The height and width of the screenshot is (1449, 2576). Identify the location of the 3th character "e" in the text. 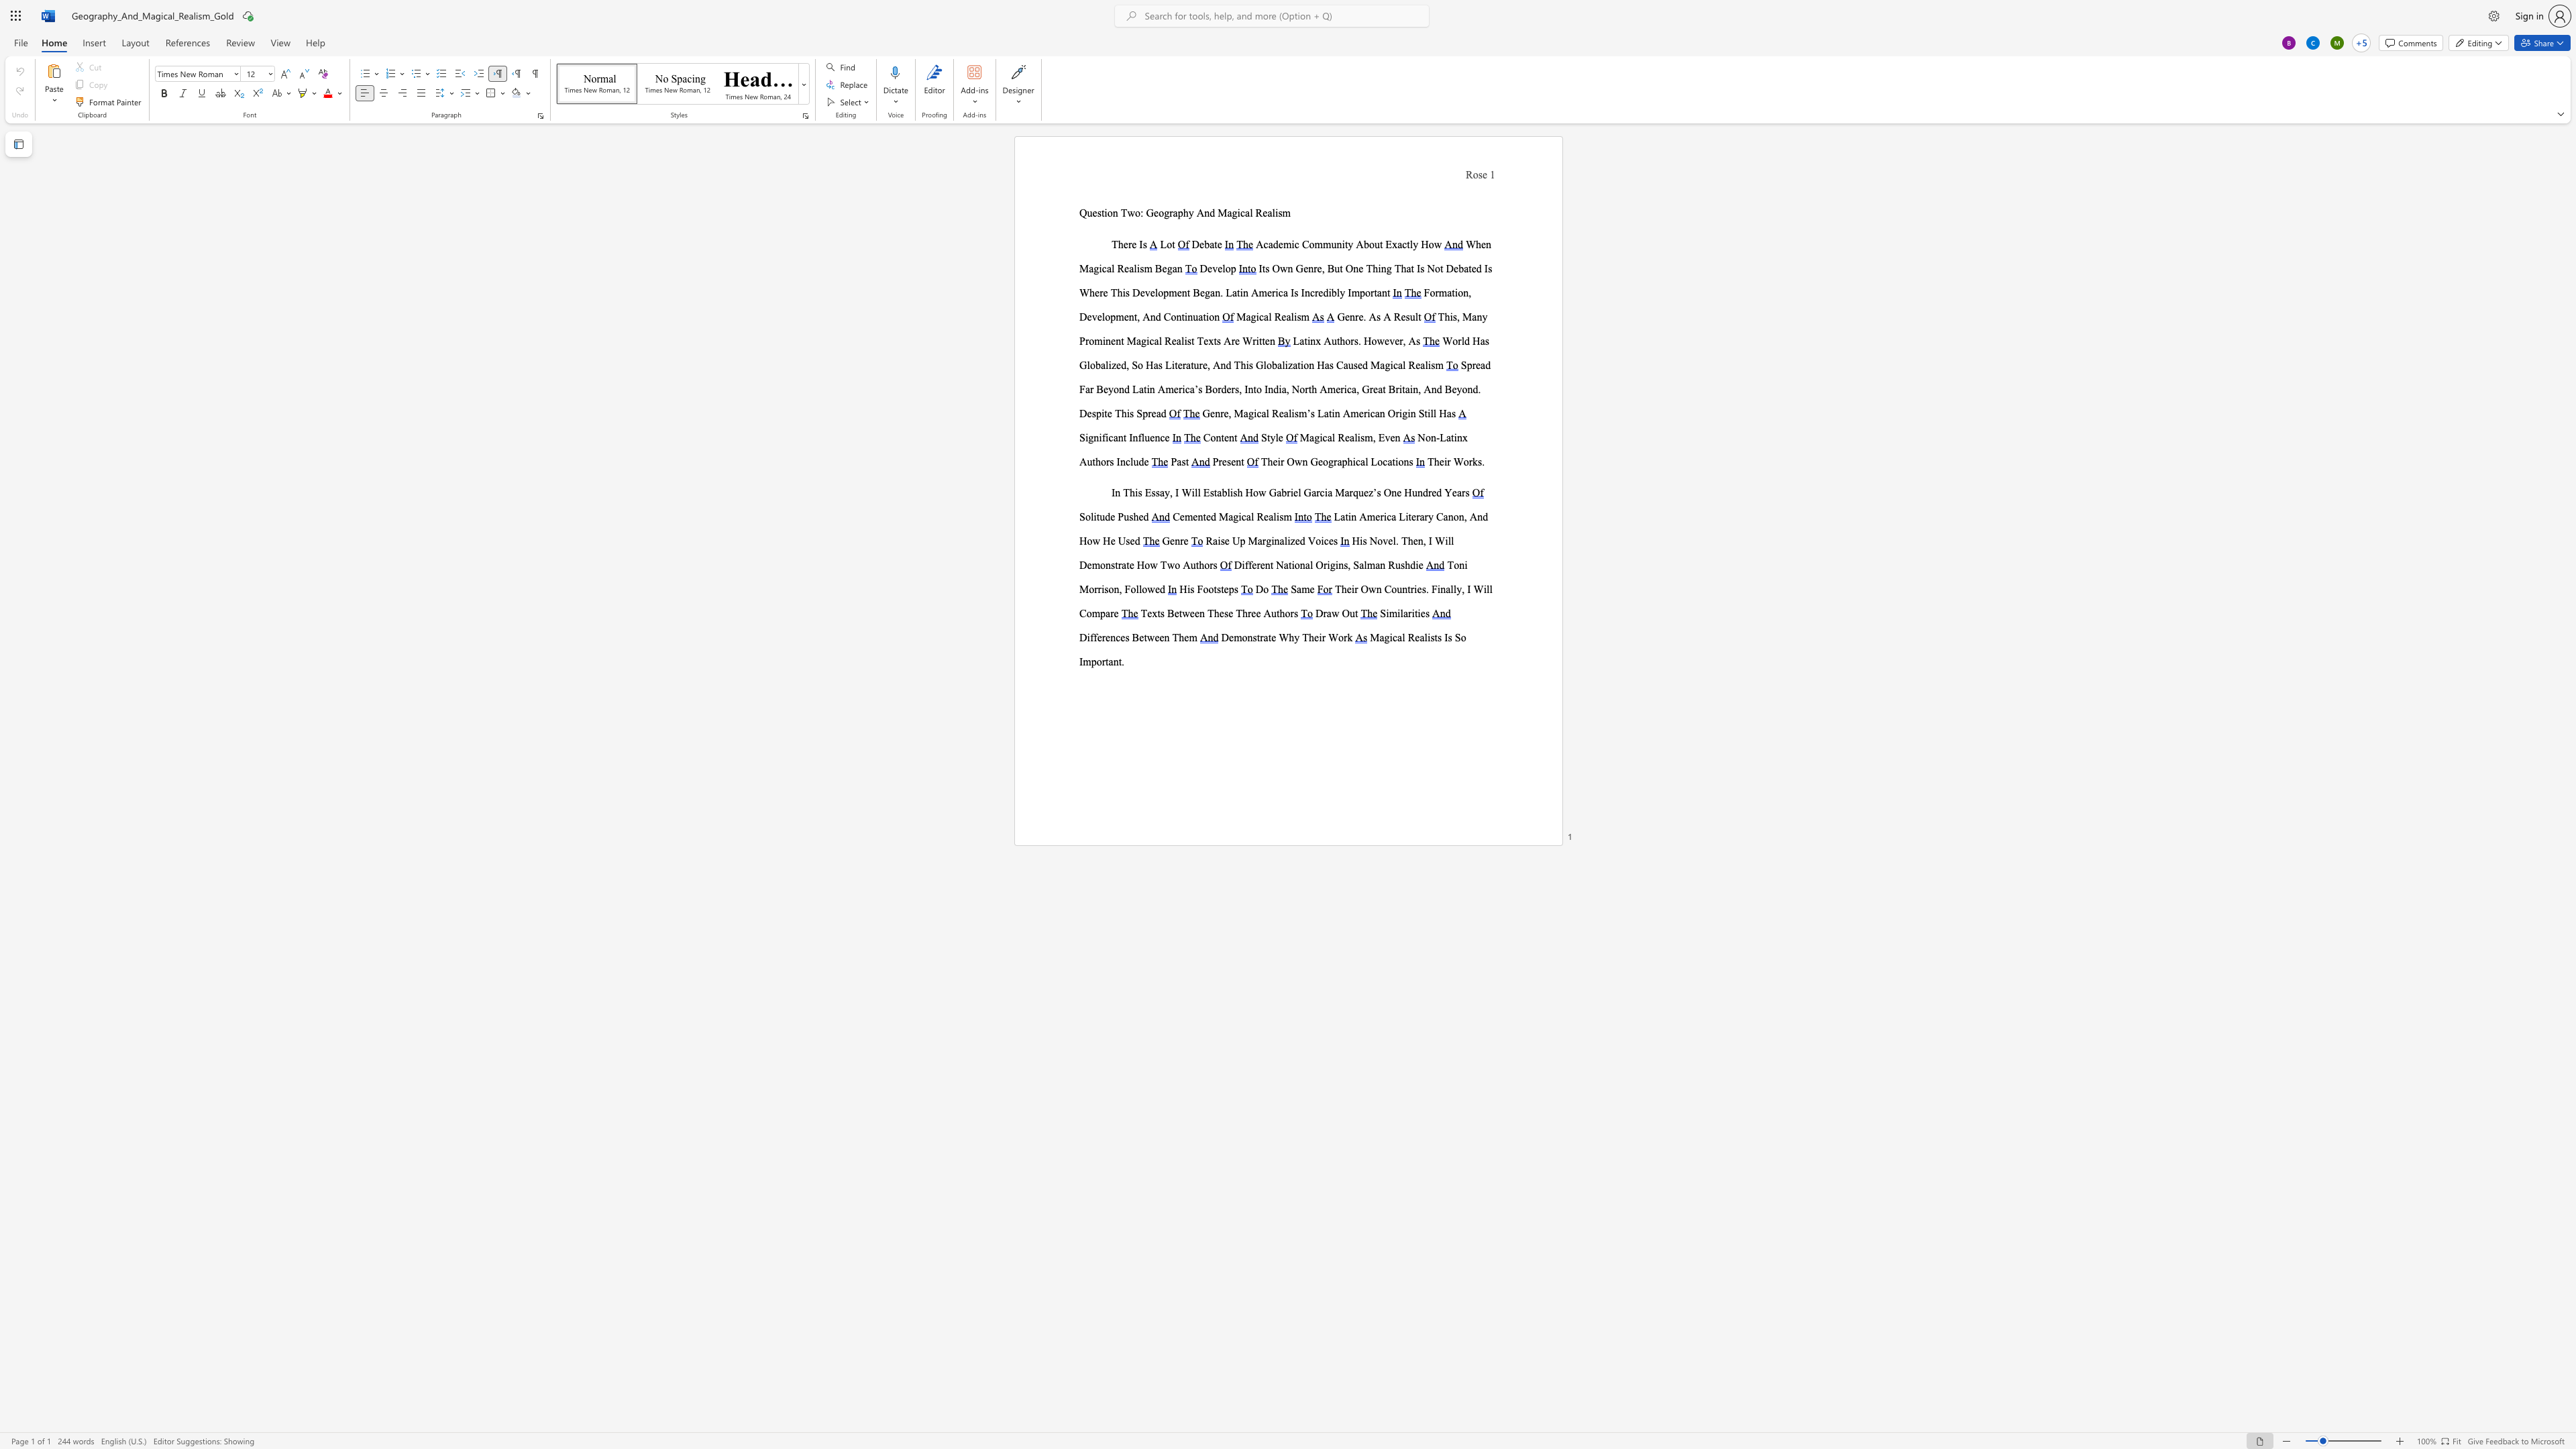
(1280, 413).